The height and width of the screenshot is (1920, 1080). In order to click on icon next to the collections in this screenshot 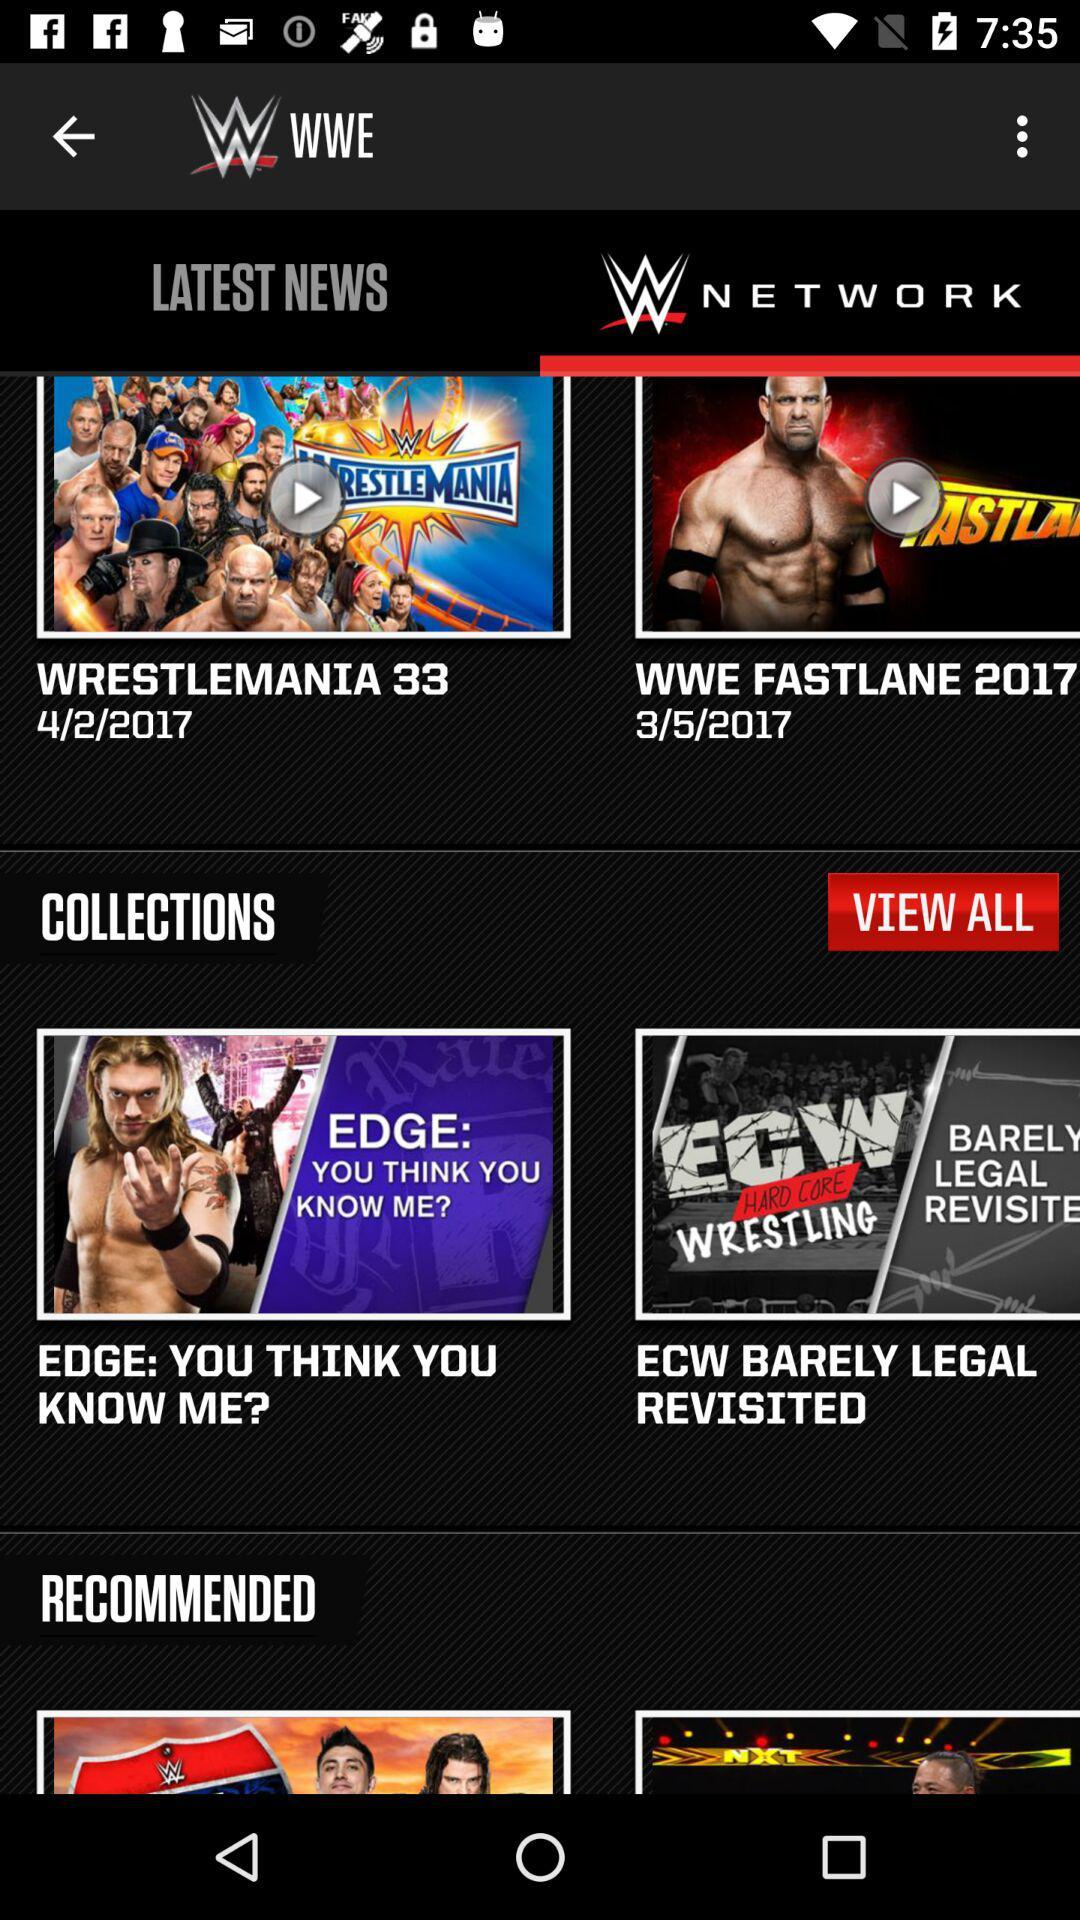, I will do `click(943, 911)`.